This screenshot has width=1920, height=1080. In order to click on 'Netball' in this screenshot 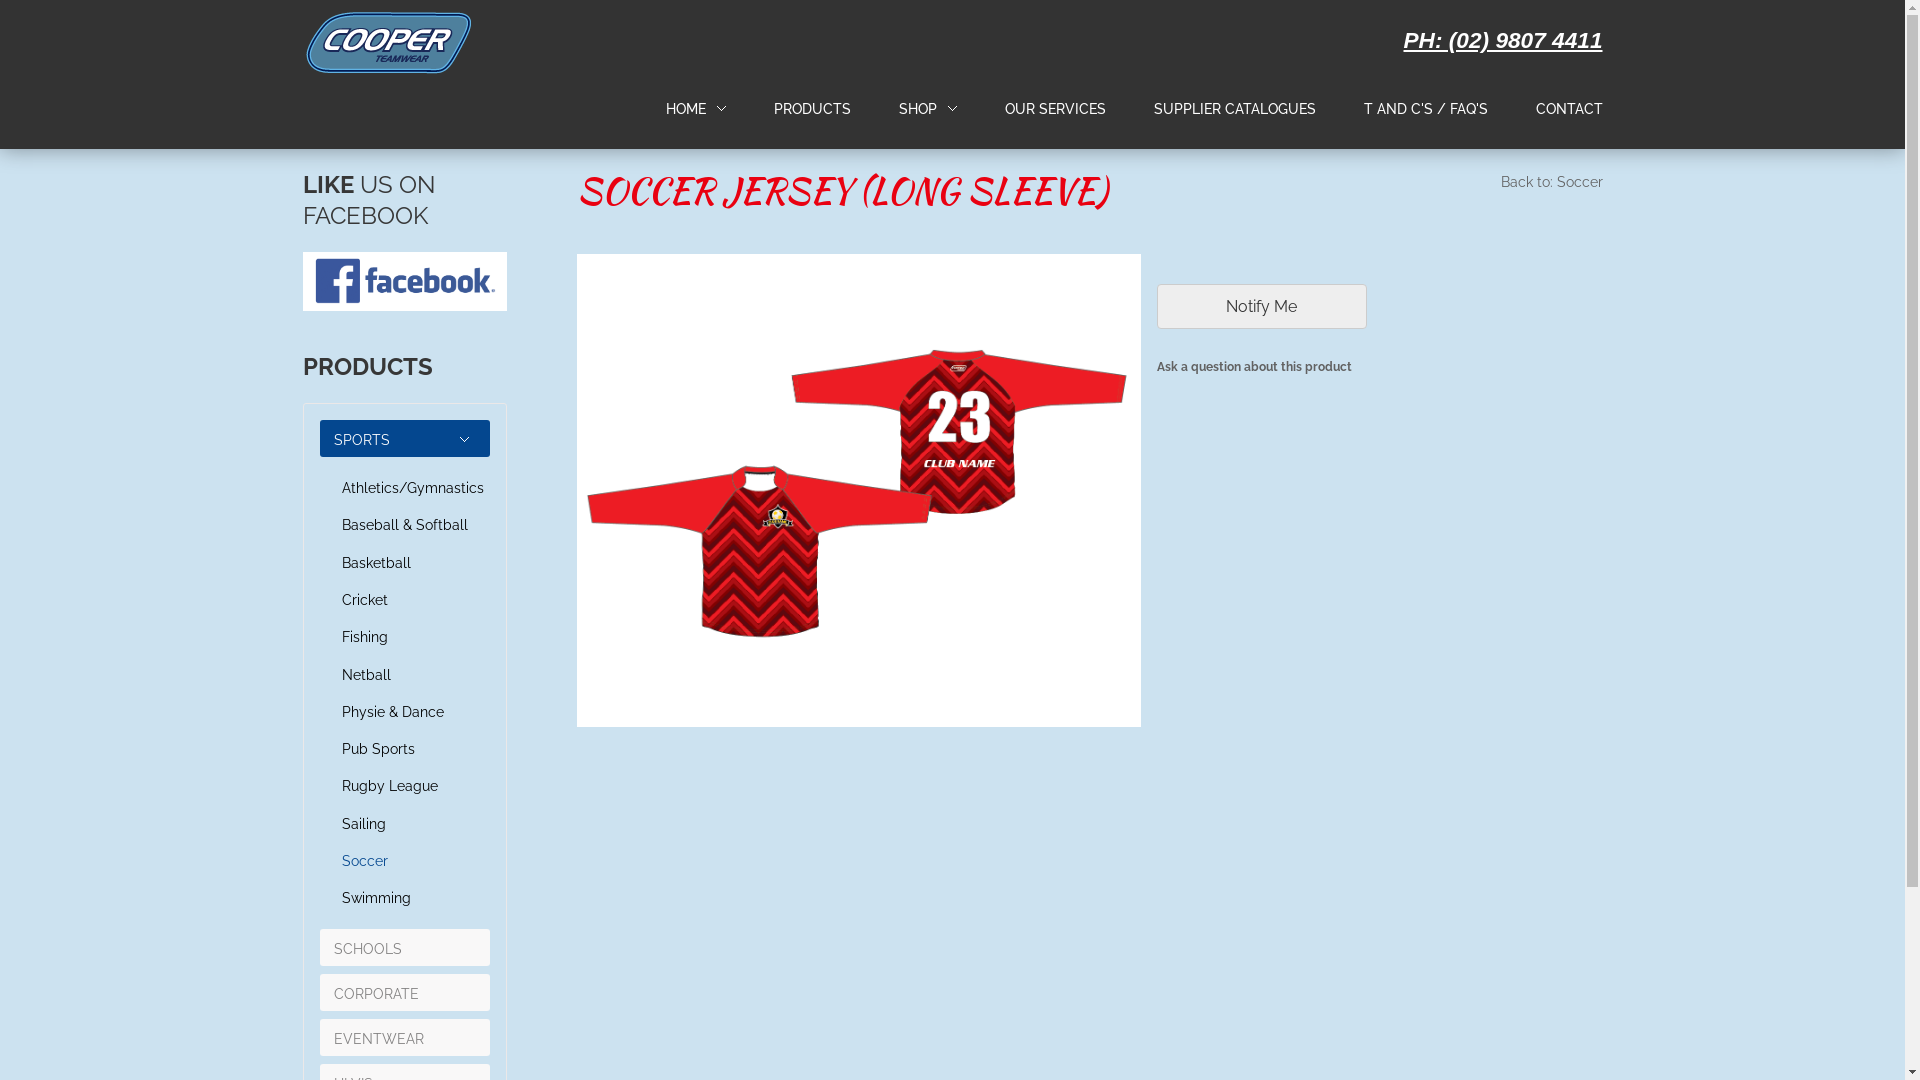, I will do `click(403, 675)`.